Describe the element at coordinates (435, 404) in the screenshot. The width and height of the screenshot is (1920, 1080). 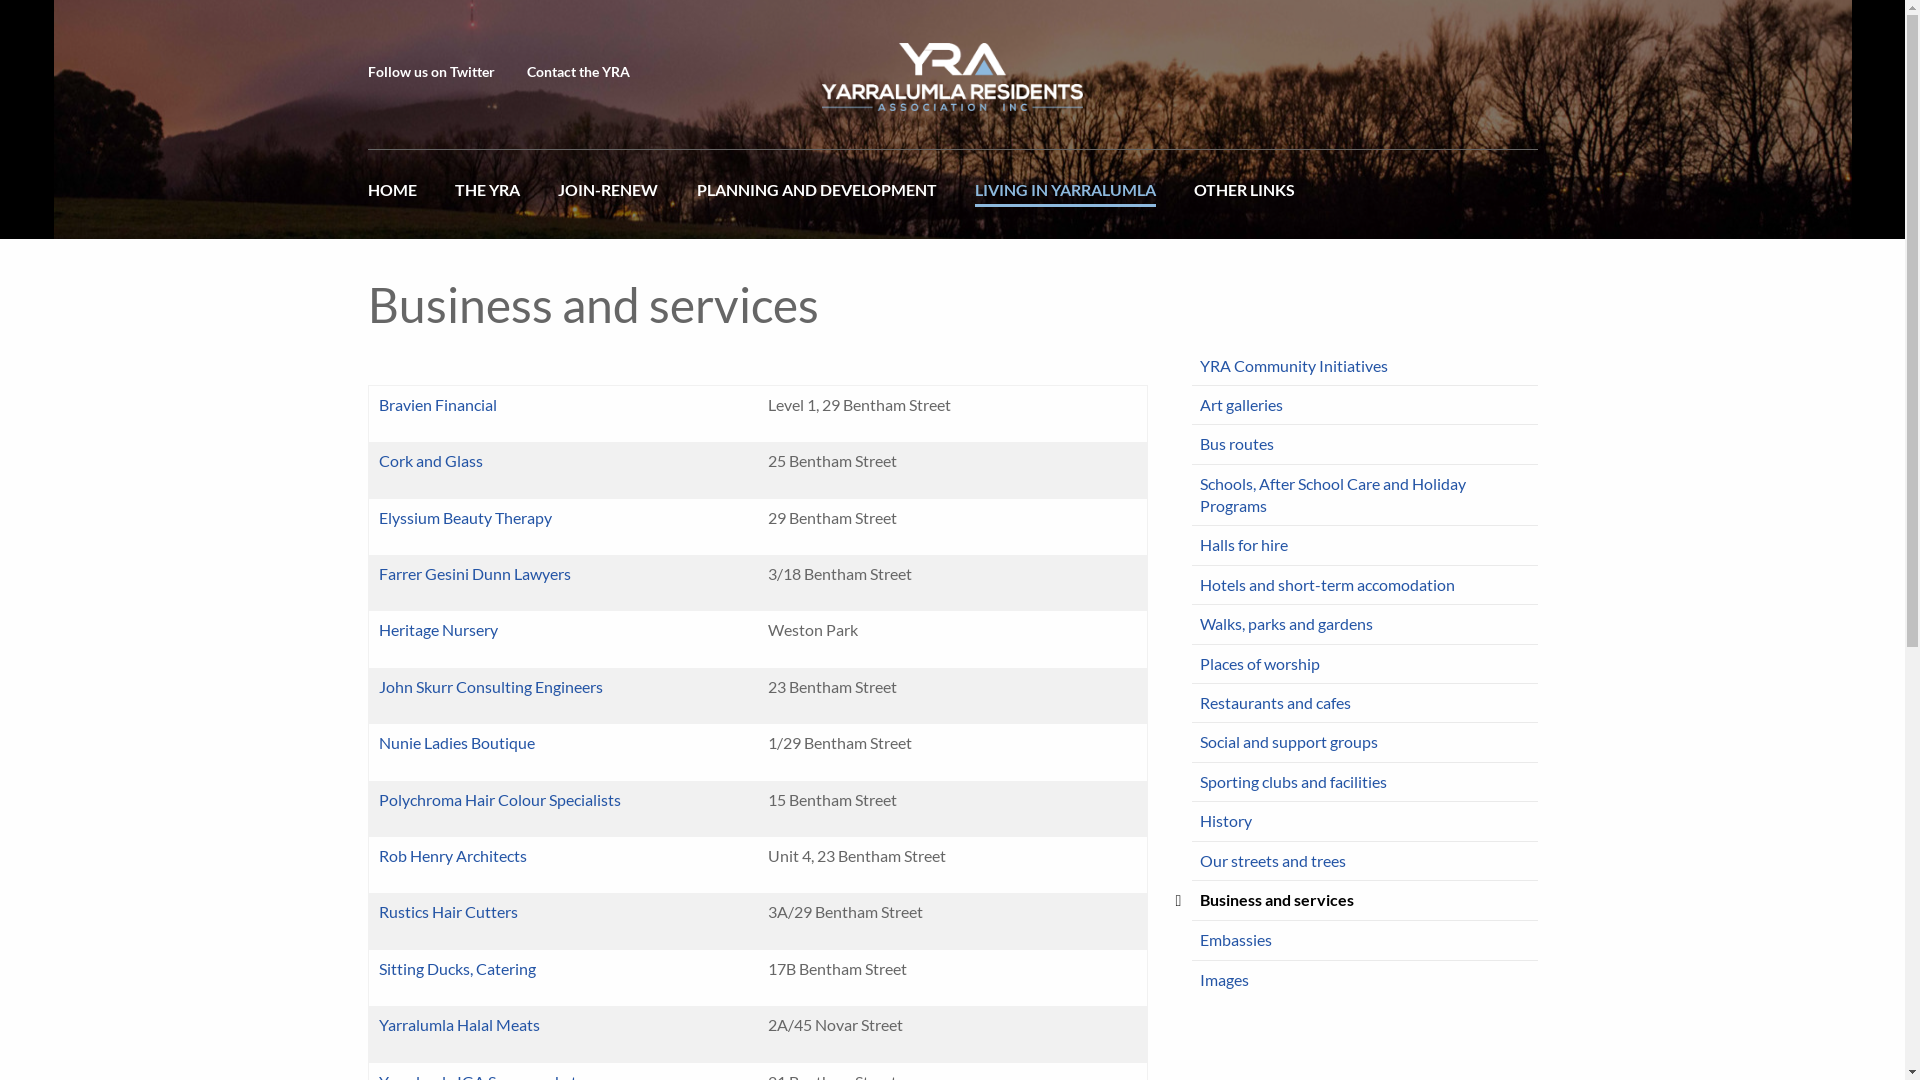
I see `'Bravien Financial'` at that location.